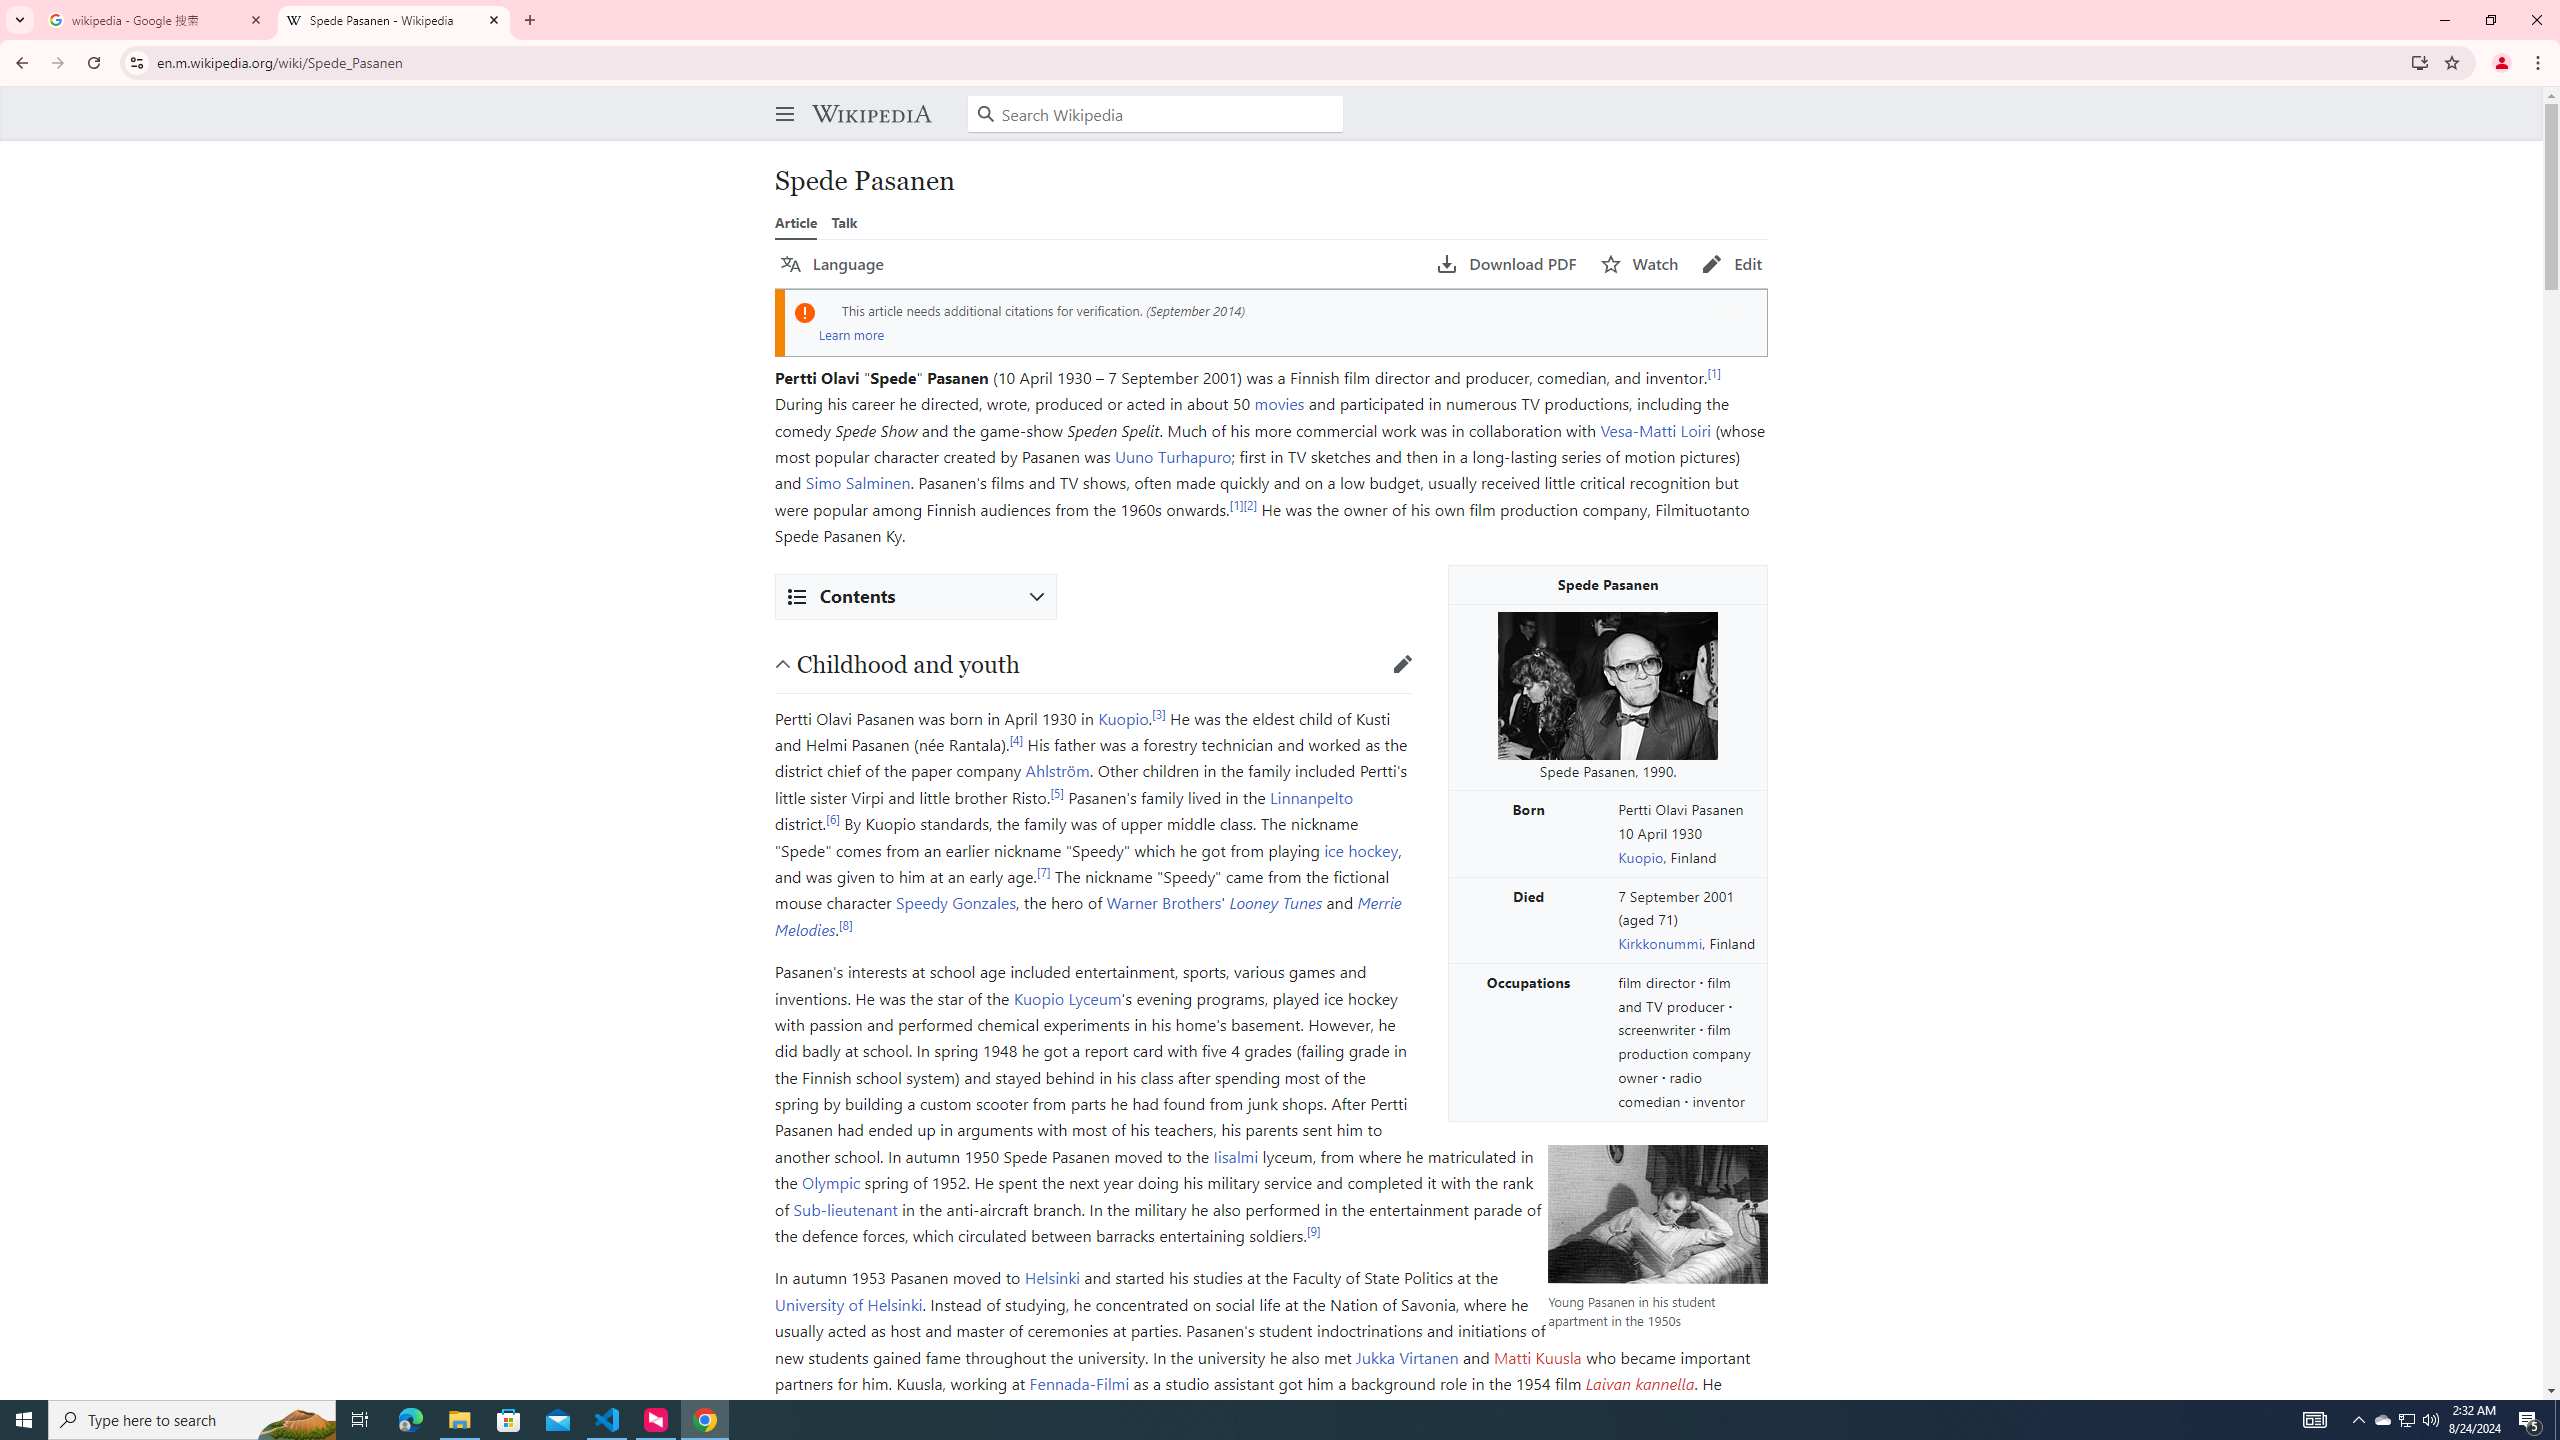 This screenshot has width=2560, height=1440. Describe the element at coordinates (1507, 264) in the screenshot. I see `'AutomationID: minerva-download'` at that location.